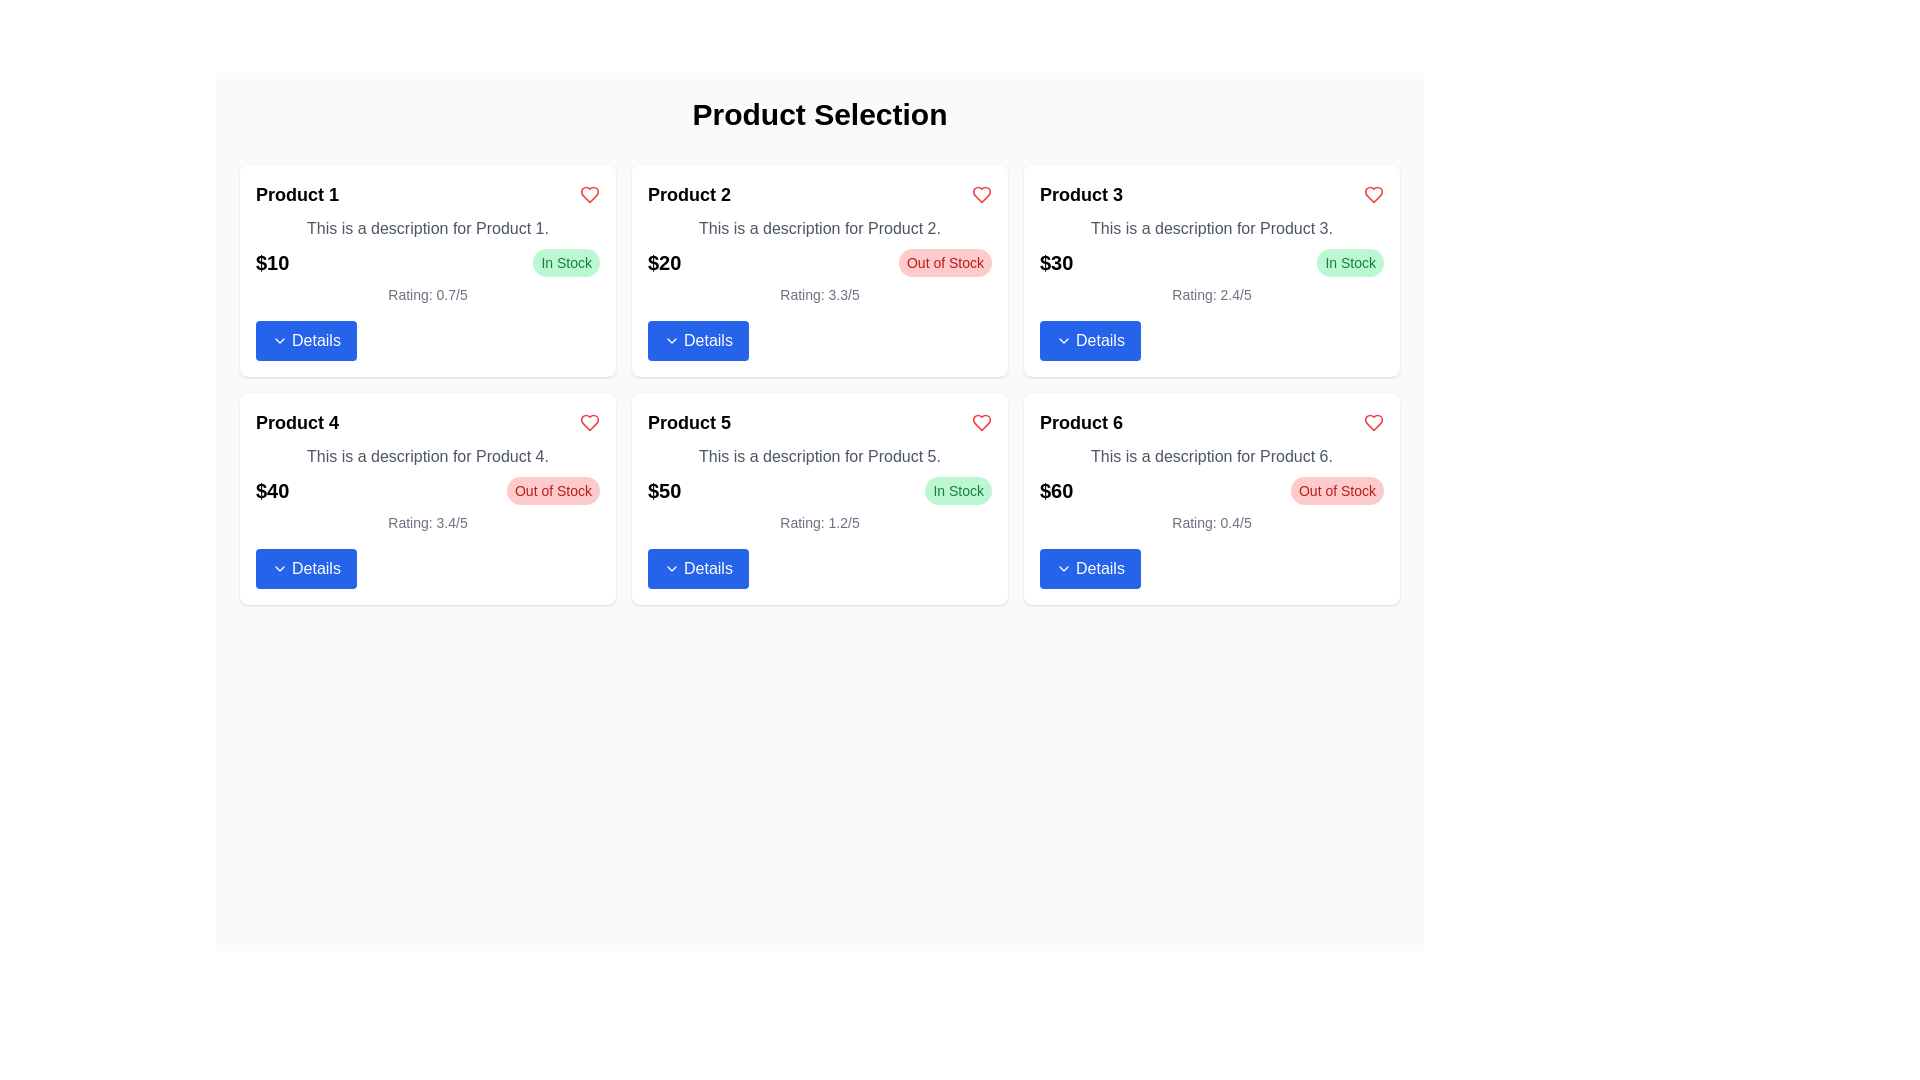  Describe the element at coordinates (553, 490) in the screenshot. I see `the 'Out of Stock' label with a red background located in the bottom-right portion of the 'Product 4' card, right of the price label ('$40')` at that location.